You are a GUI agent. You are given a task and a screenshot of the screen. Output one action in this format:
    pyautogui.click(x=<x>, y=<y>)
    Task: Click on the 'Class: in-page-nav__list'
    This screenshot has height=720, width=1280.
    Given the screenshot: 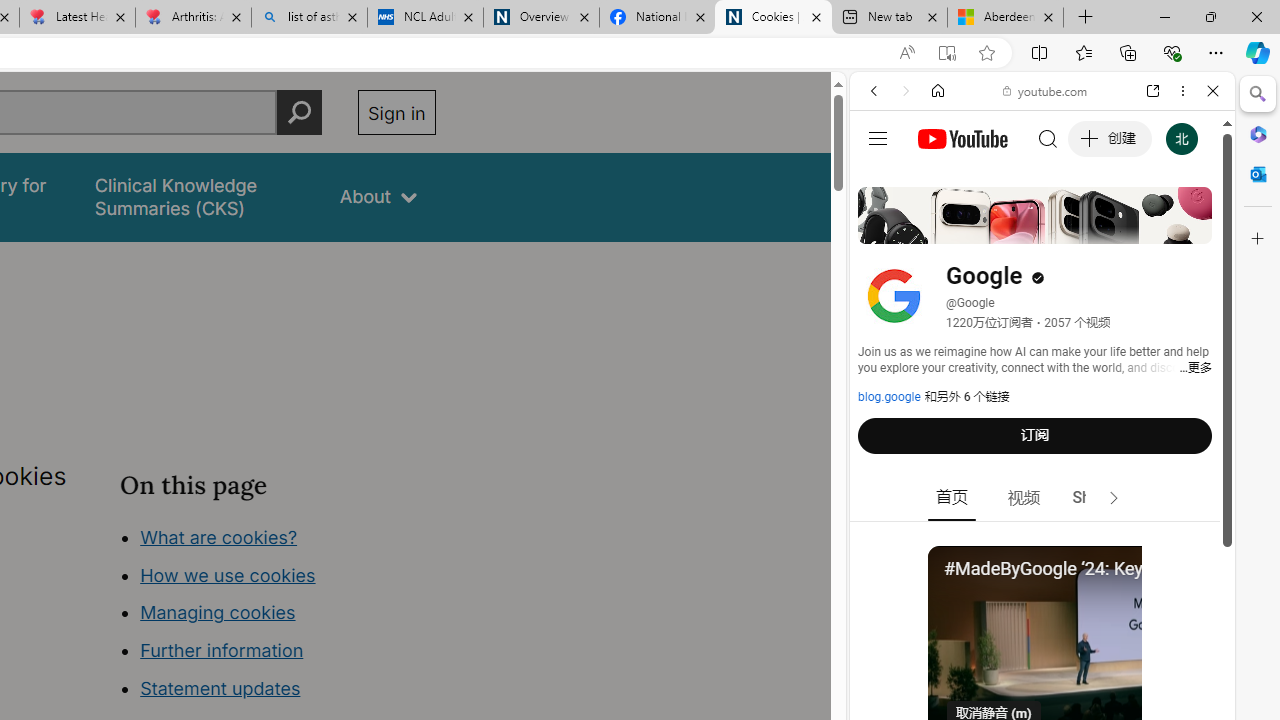 What is the action you would take?
    pyautogui.click(x=276, y=614)
    